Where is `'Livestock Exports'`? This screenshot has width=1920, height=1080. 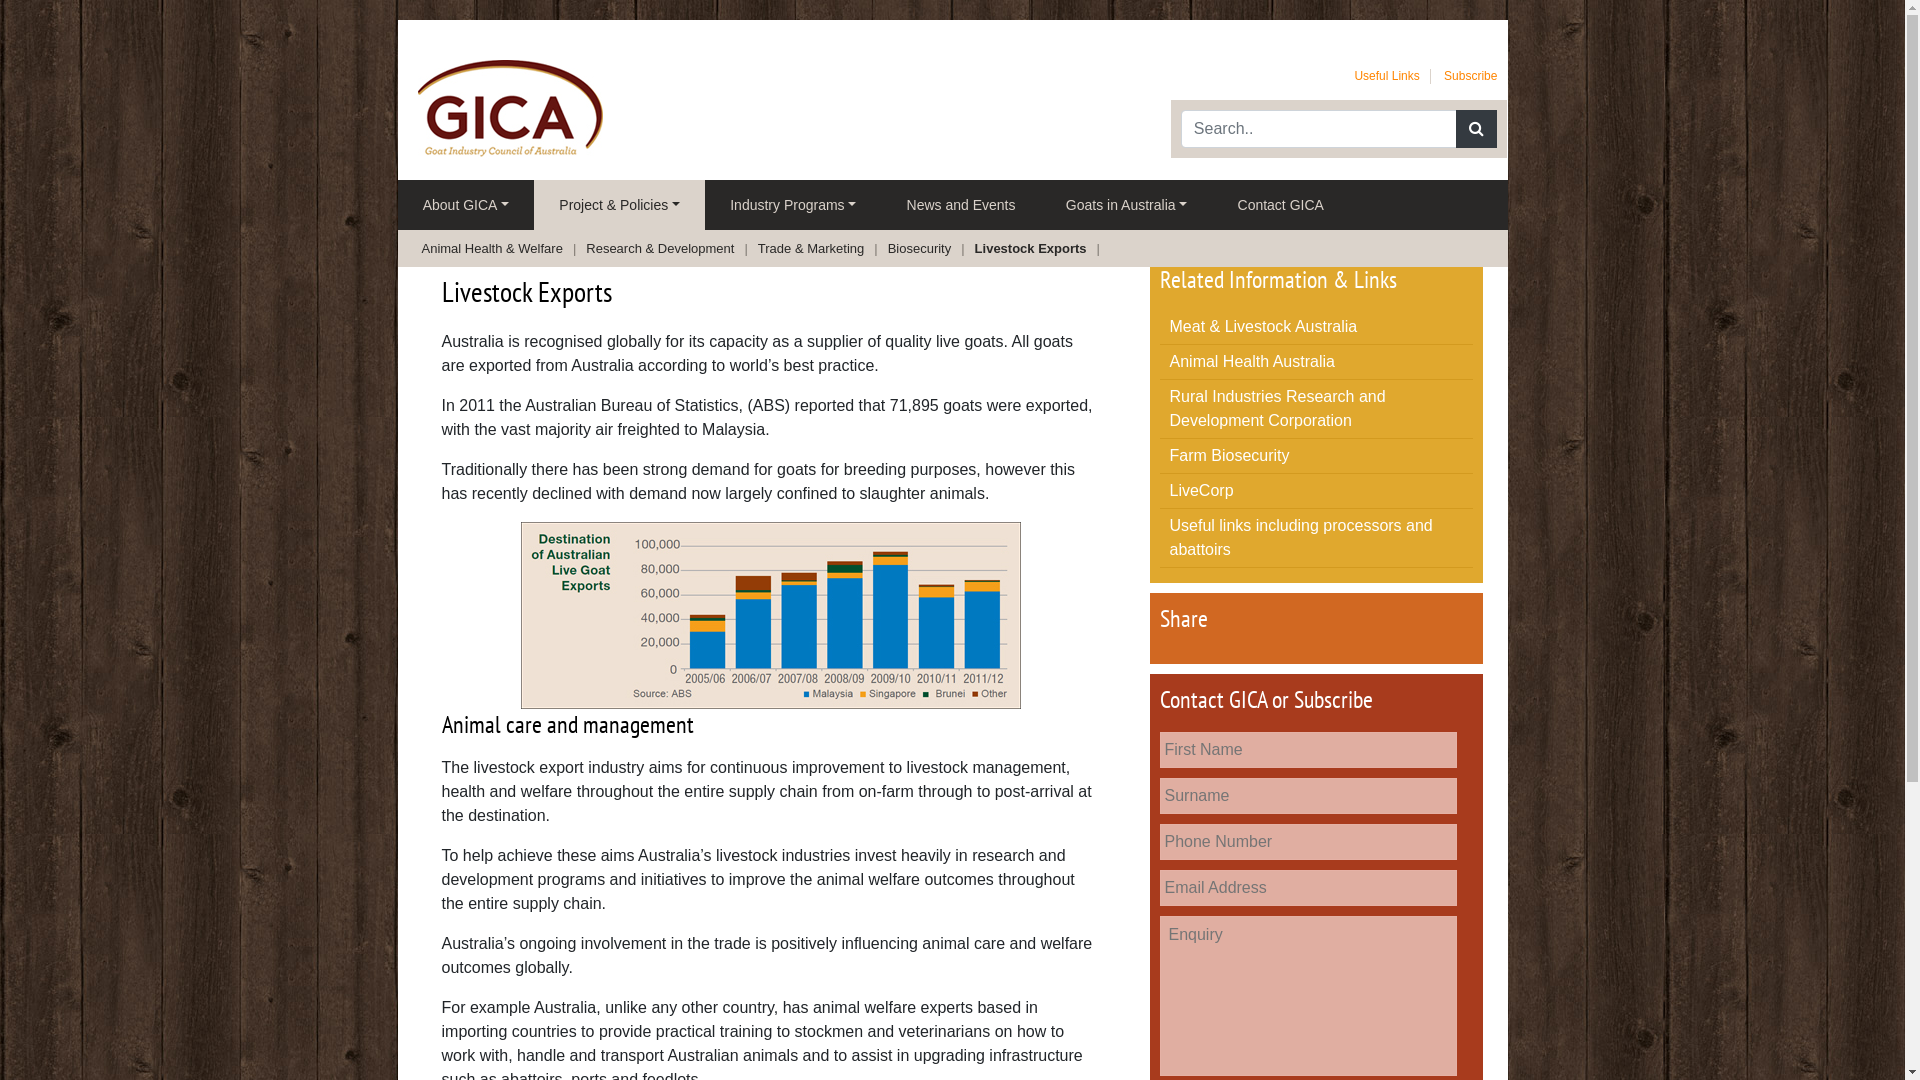
'Livestock Exports' is located at coordinates (1037, 247).